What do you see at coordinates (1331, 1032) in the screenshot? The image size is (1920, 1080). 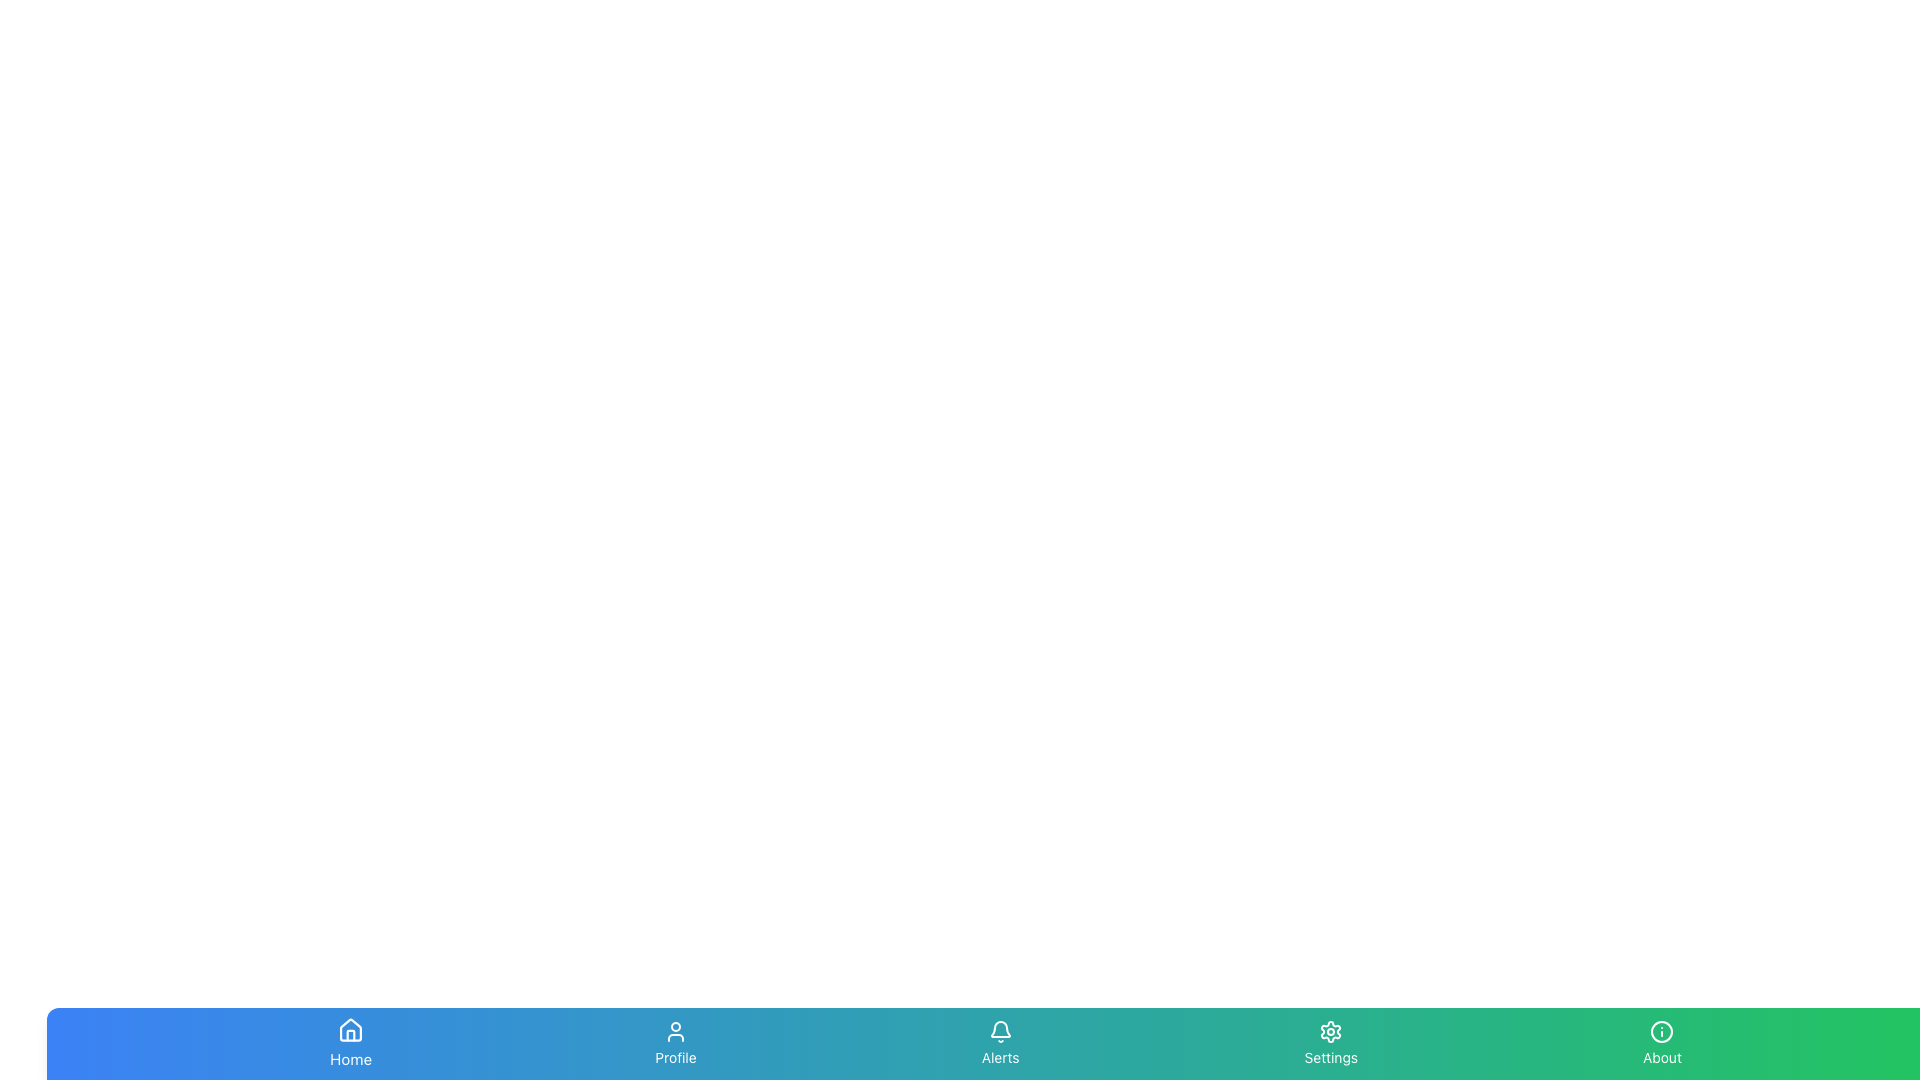 I see `the settings icon located in the bottom navigation bar, which is between the 'Alerts' and 'About' buttons` at bounding box center [1331, 1032].